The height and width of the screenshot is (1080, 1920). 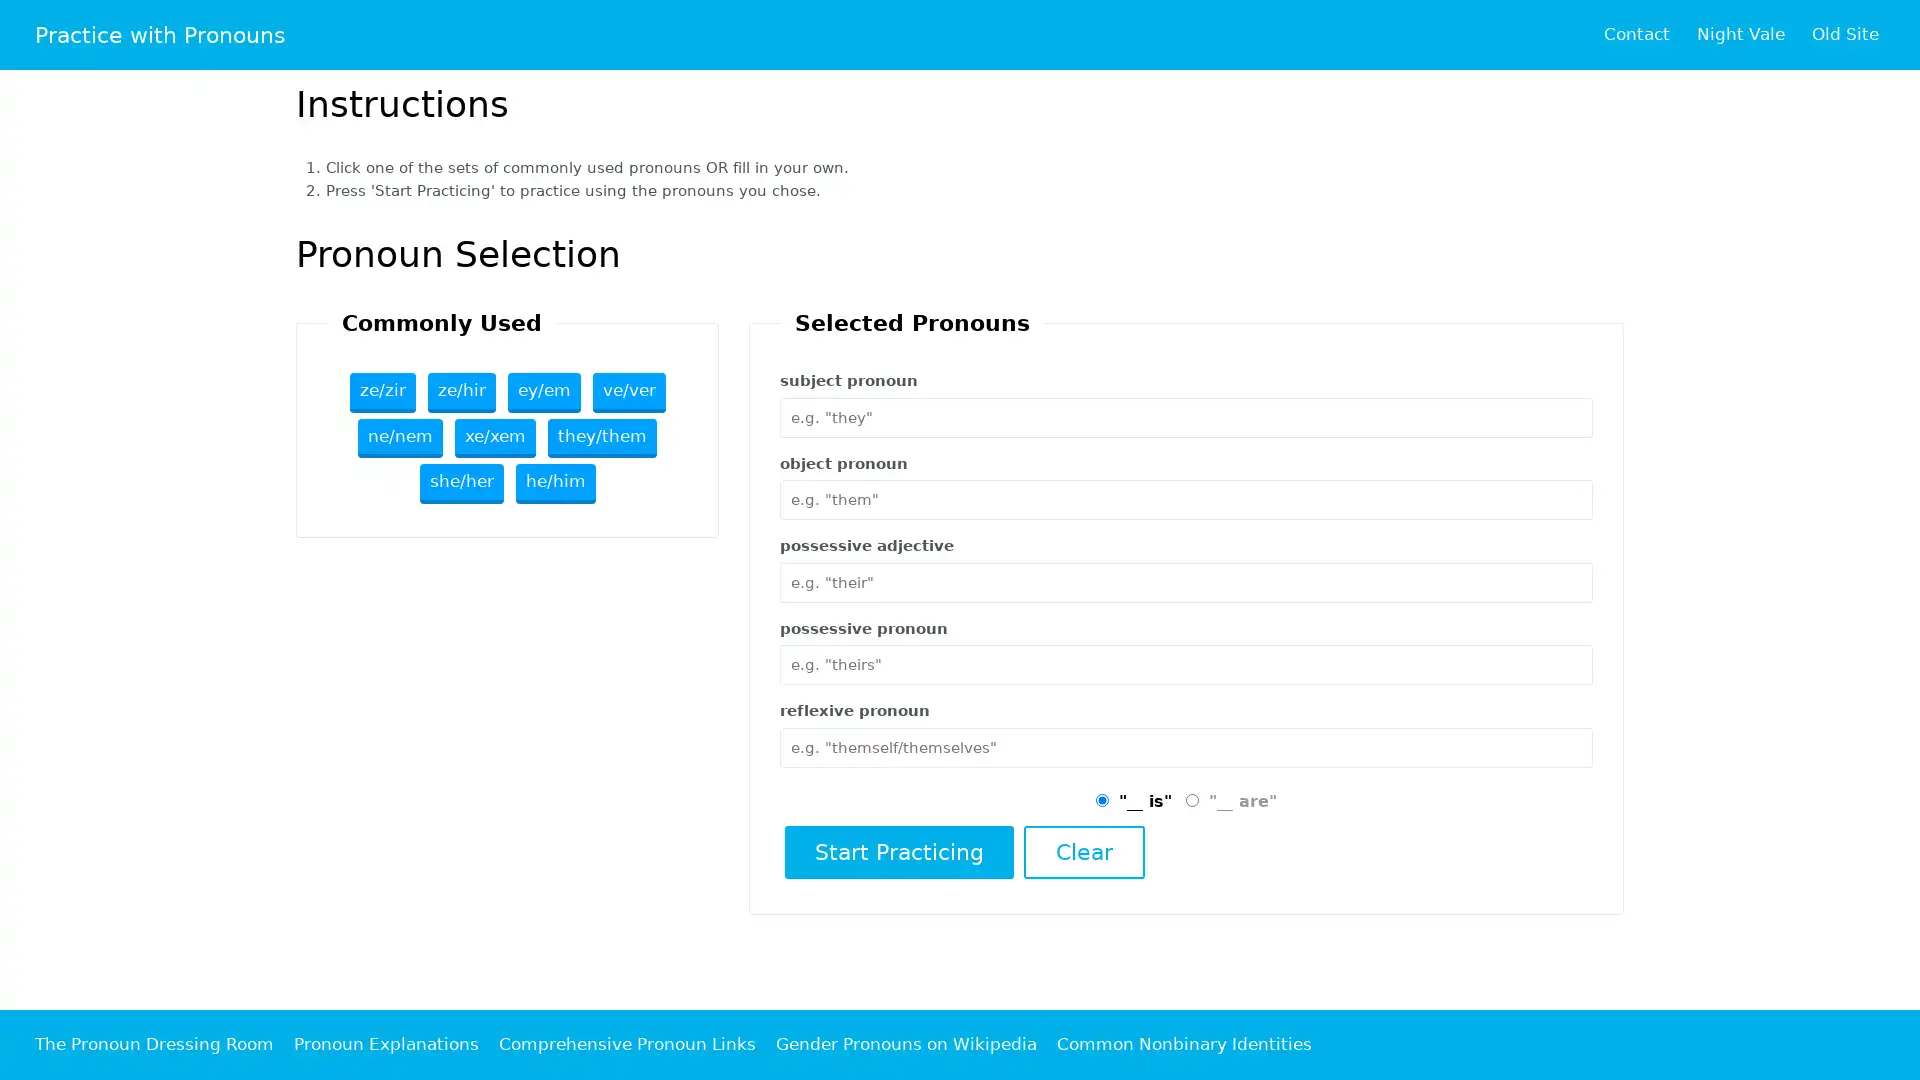 I want to click on ze/hir, so click(x=459, y=392).